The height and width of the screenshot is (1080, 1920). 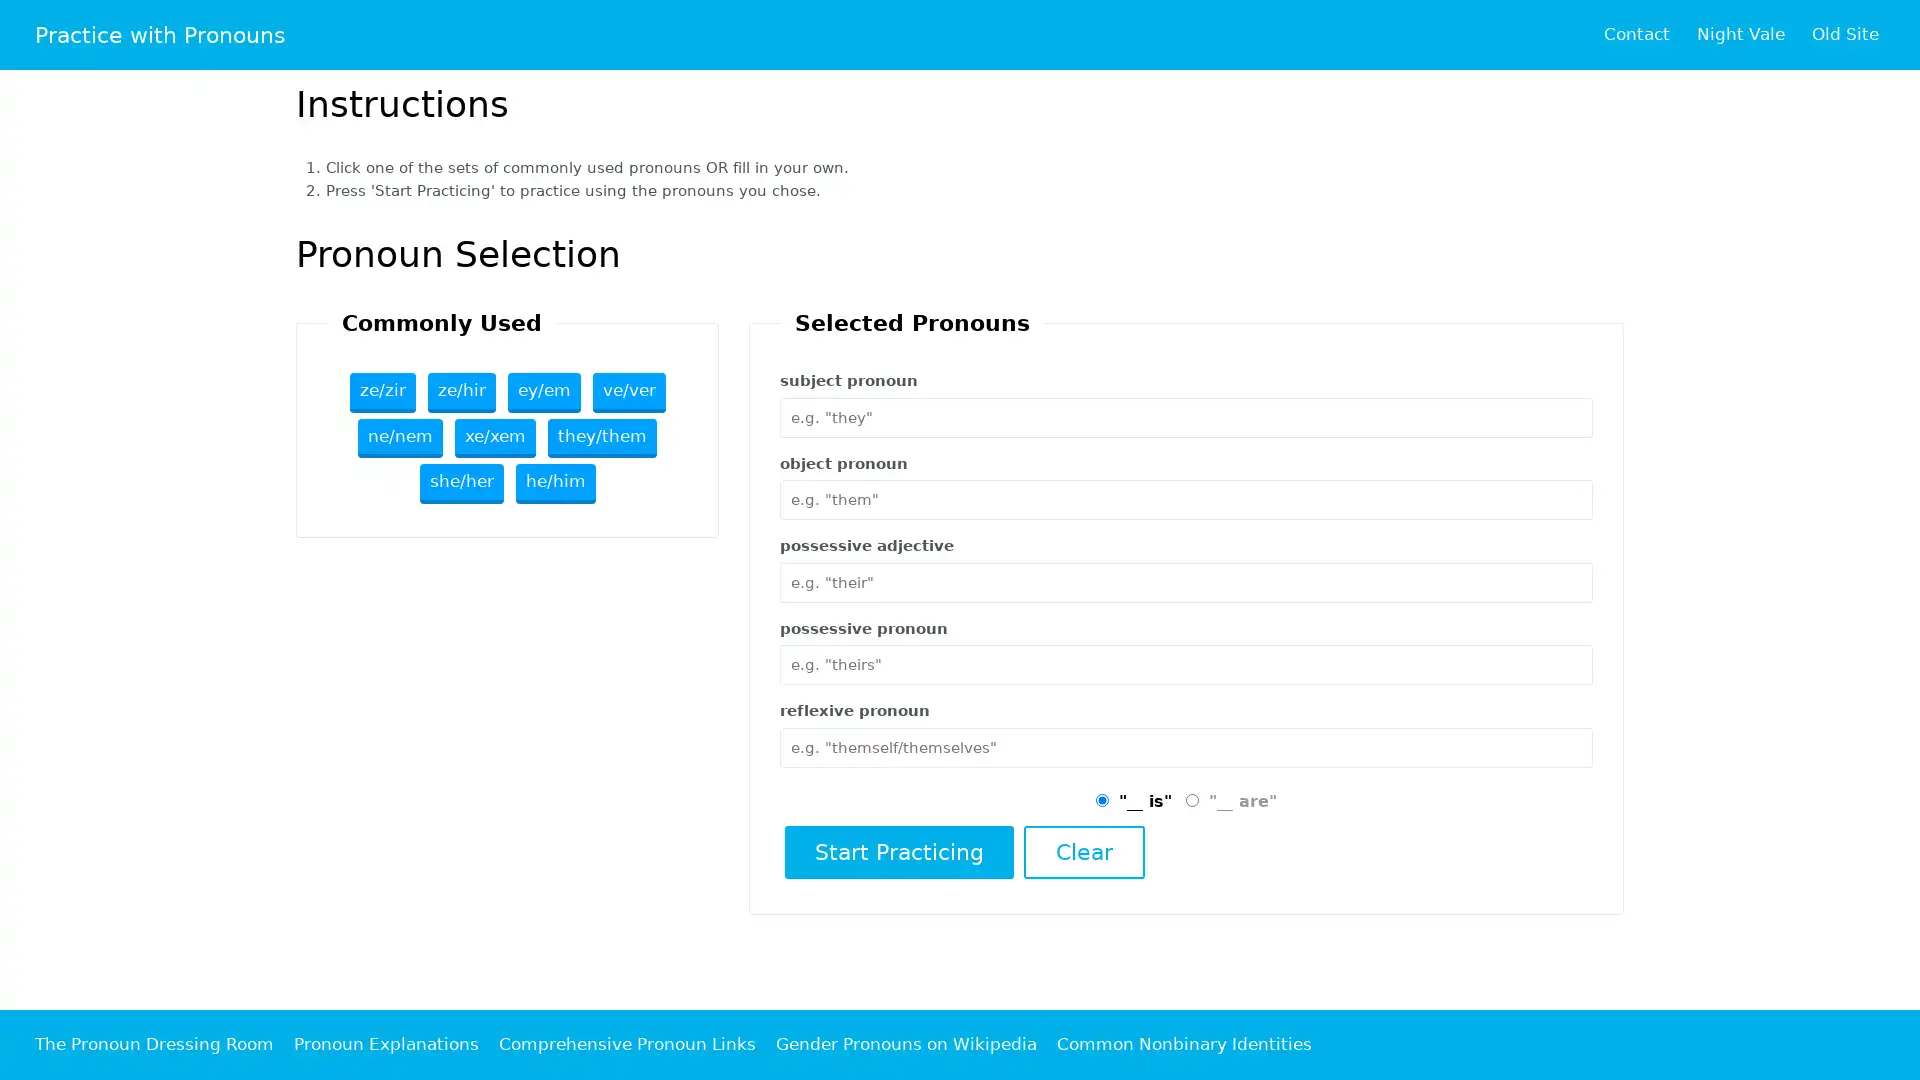 I want to click on ze/hir, so click(x=459, y=392).